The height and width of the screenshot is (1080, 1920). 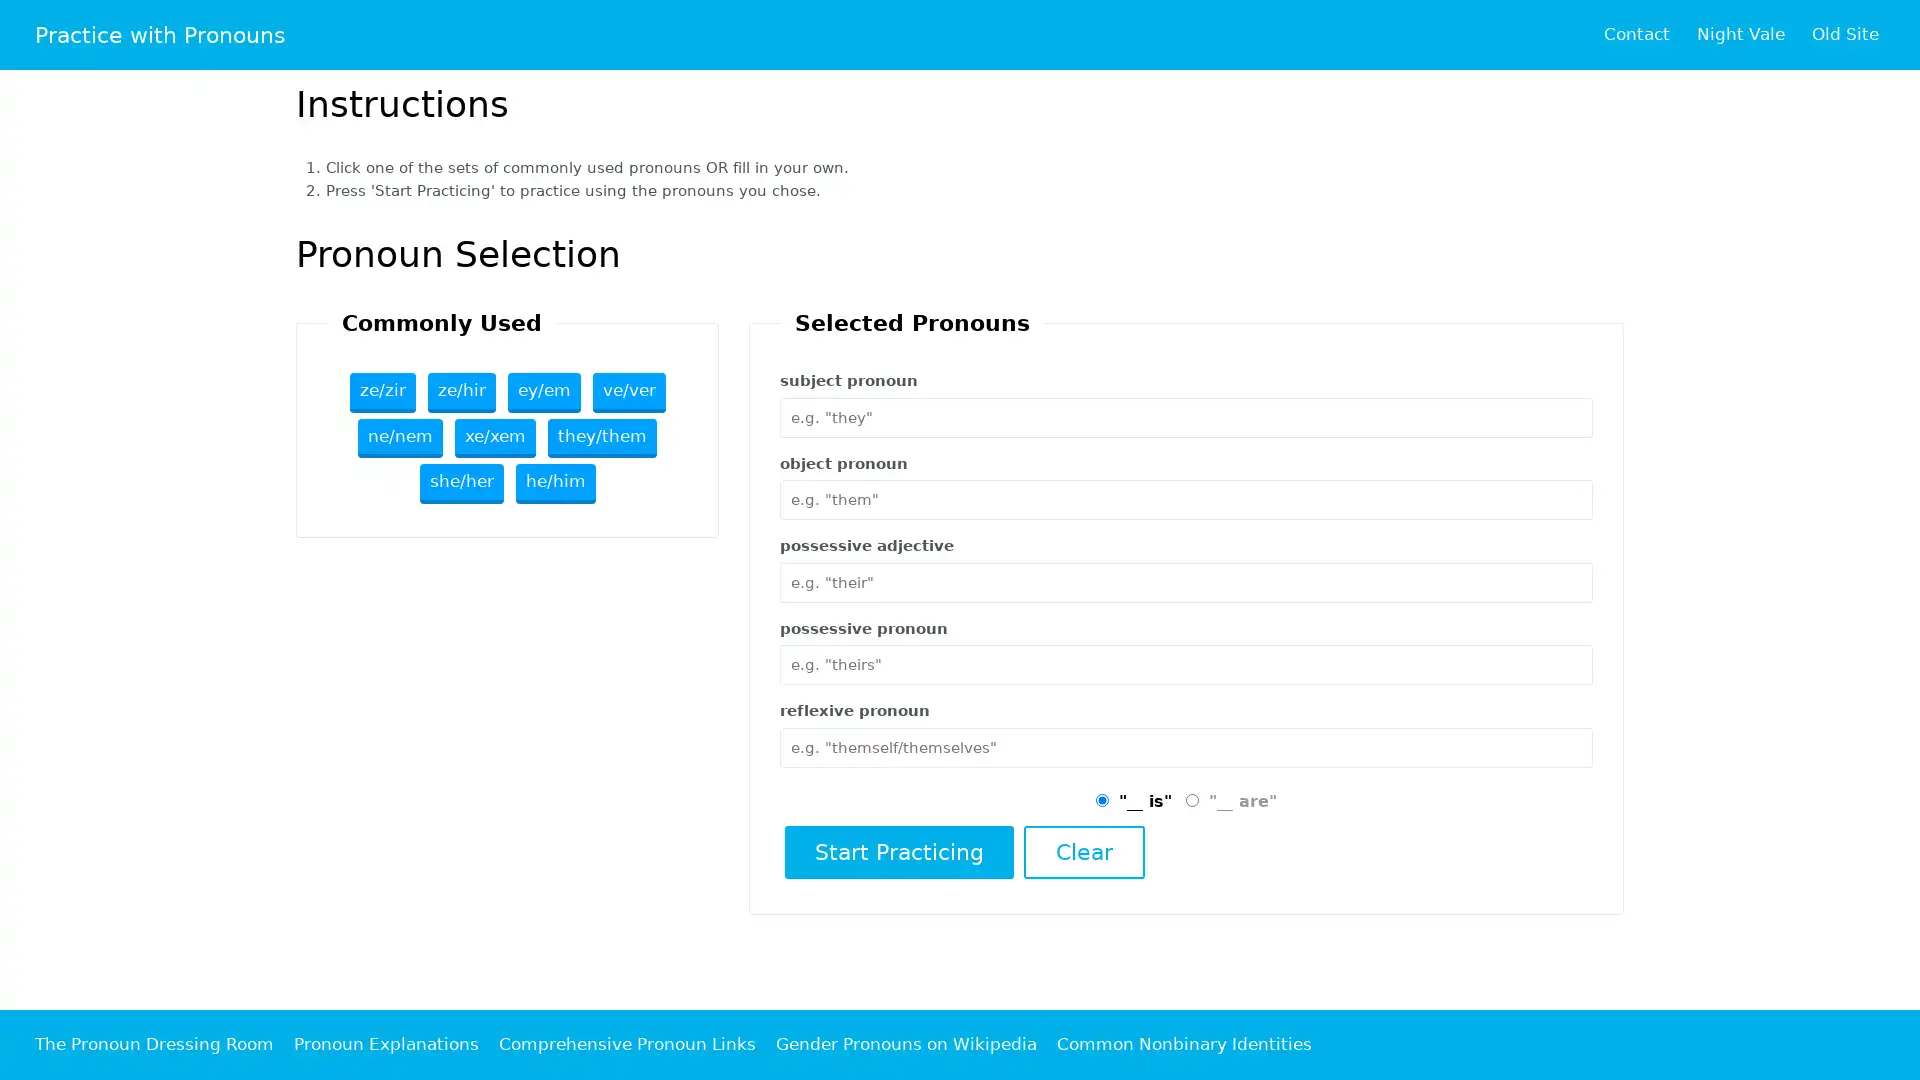 I want to click on ze/hir, so click(x=459, y=392).